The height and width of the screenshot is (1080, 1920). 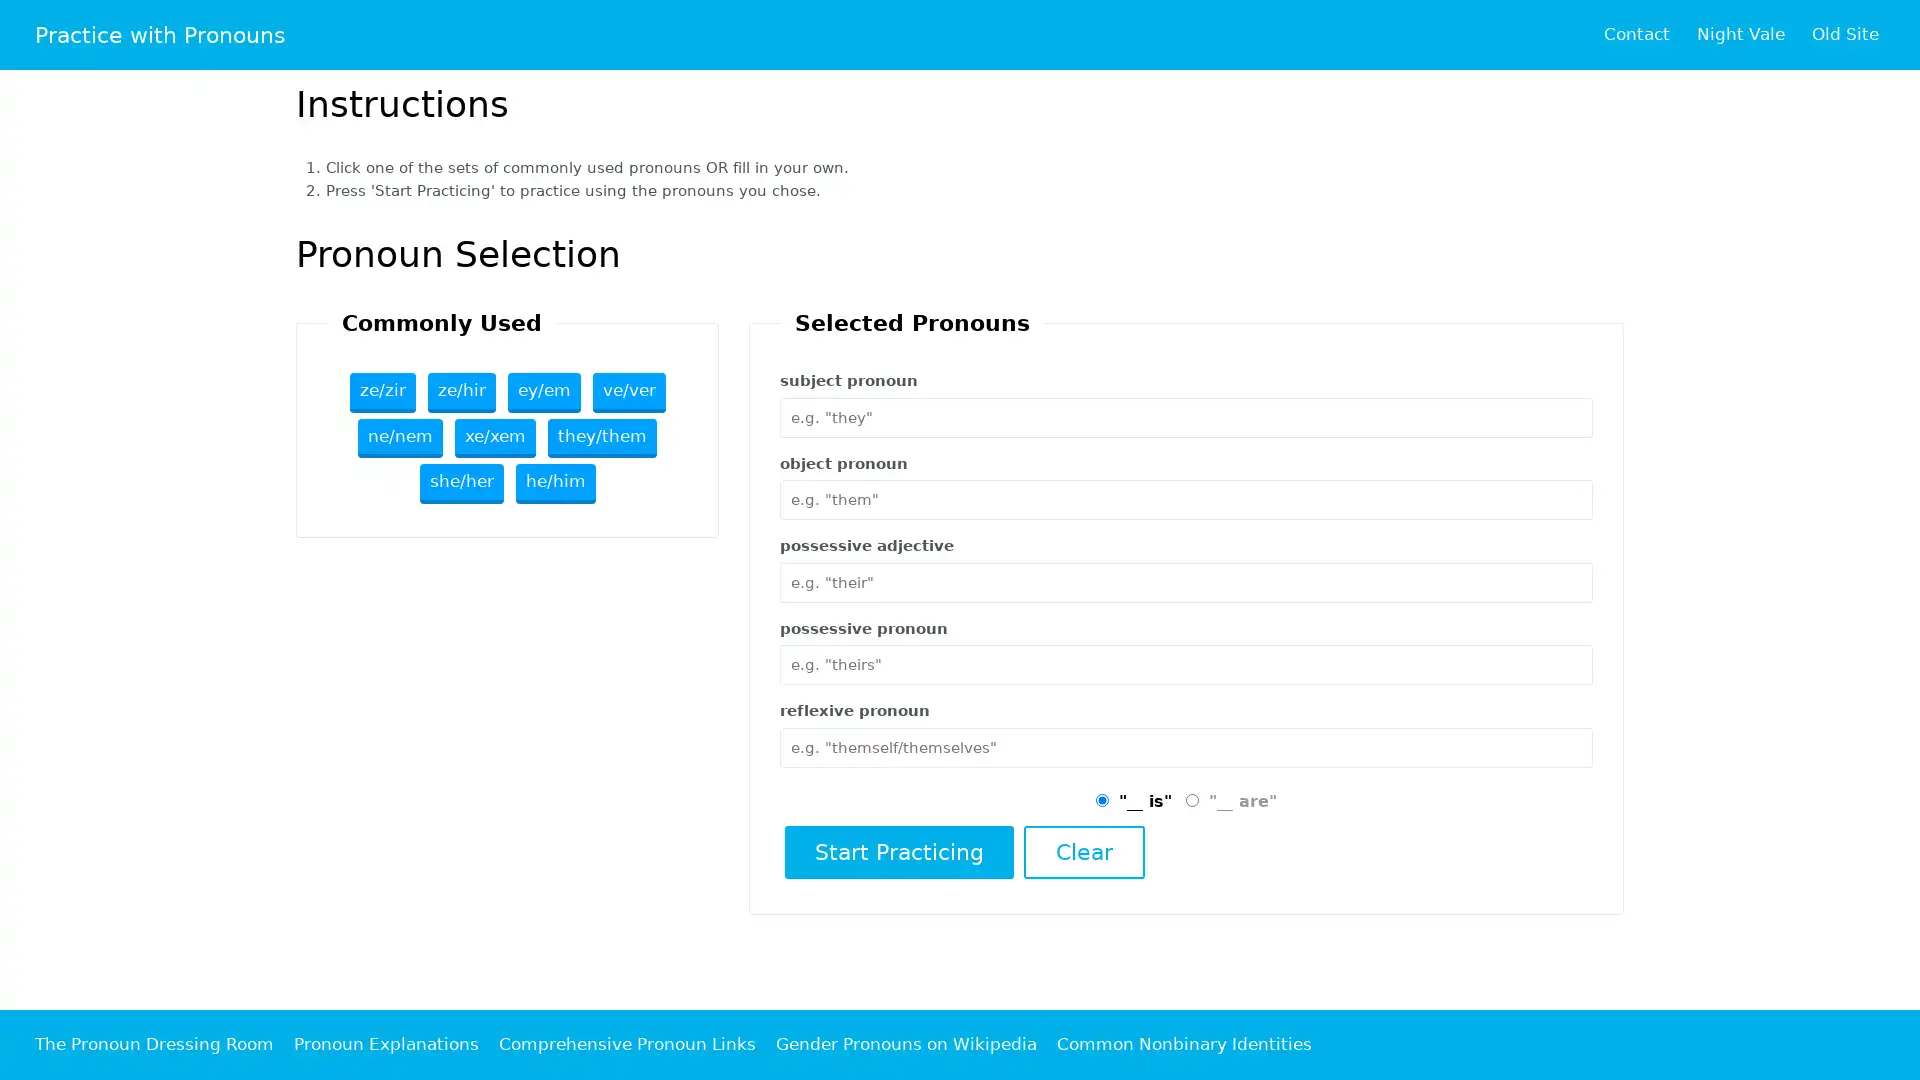 I want to click on ze/hir, so click(x=459, y=392).